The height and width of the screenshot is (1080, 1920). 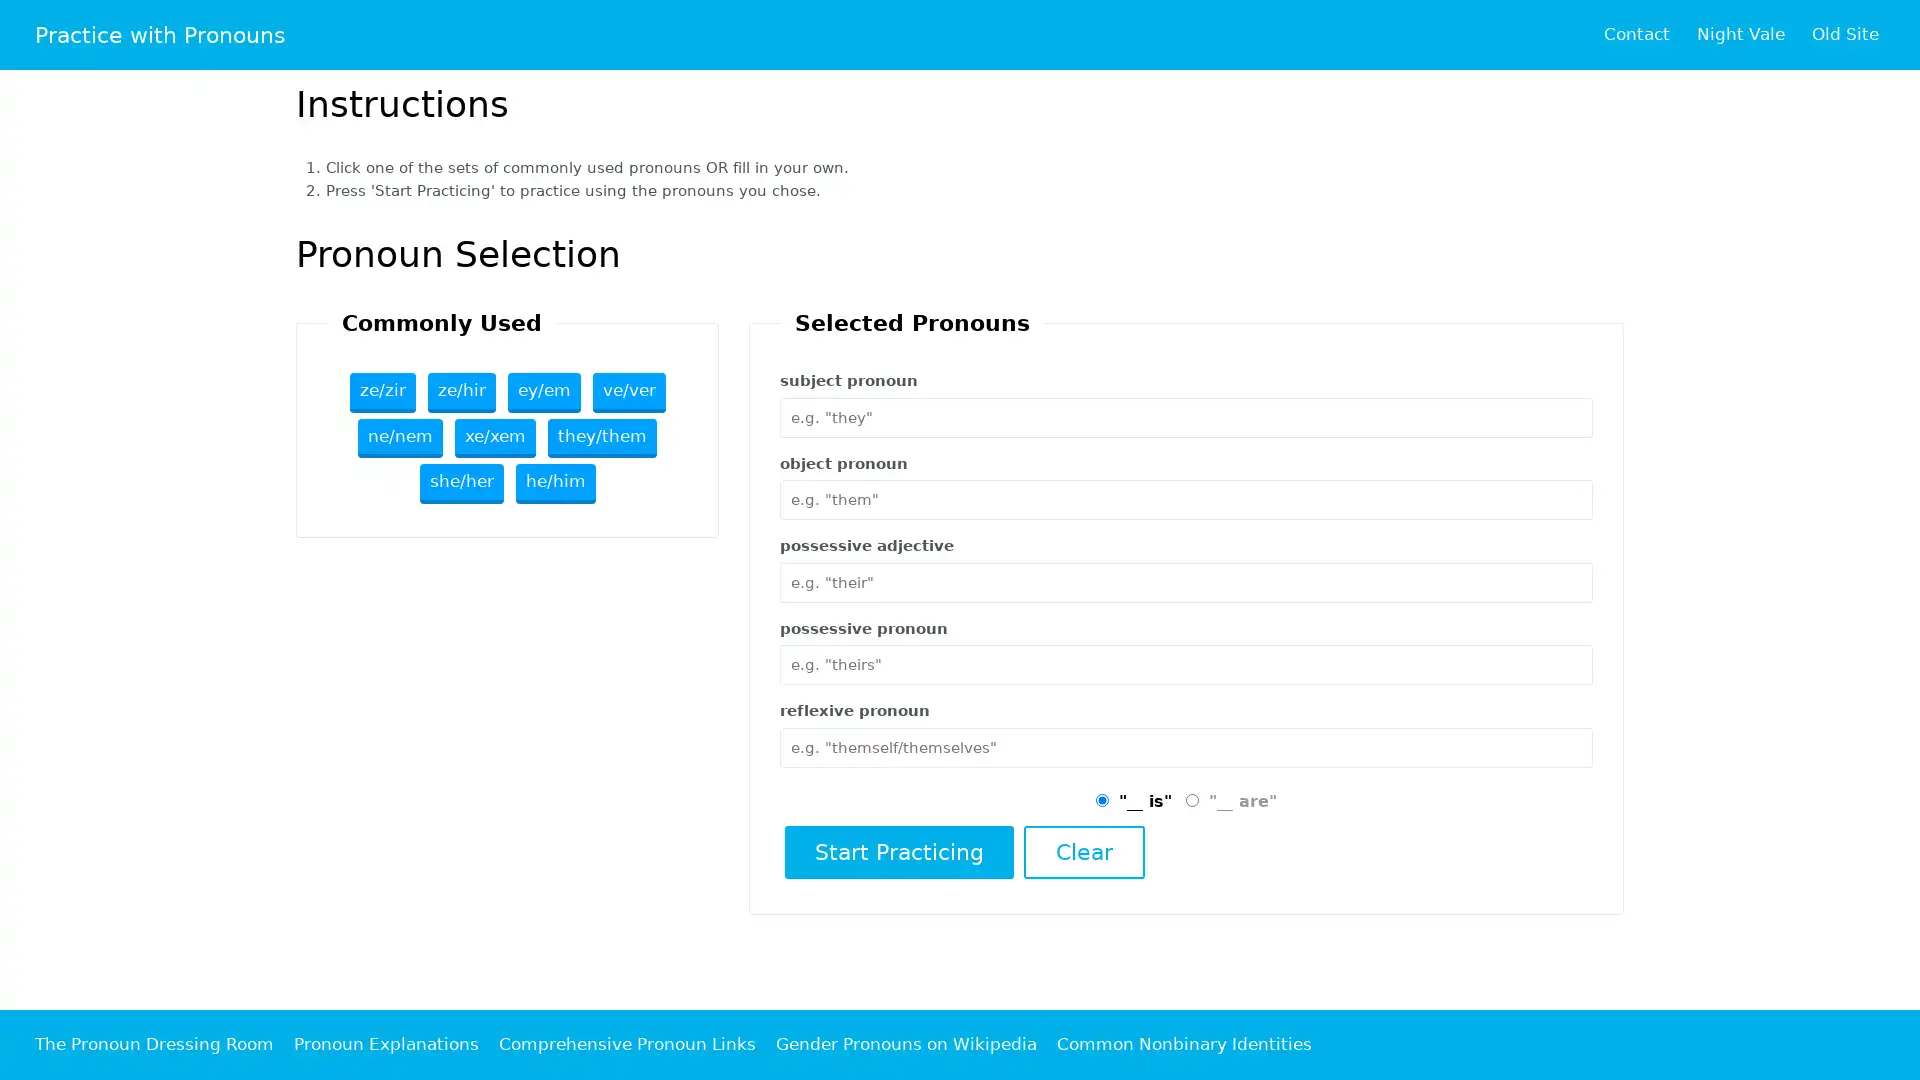 I want to click on ze/hir, so click(x=459, y=392).